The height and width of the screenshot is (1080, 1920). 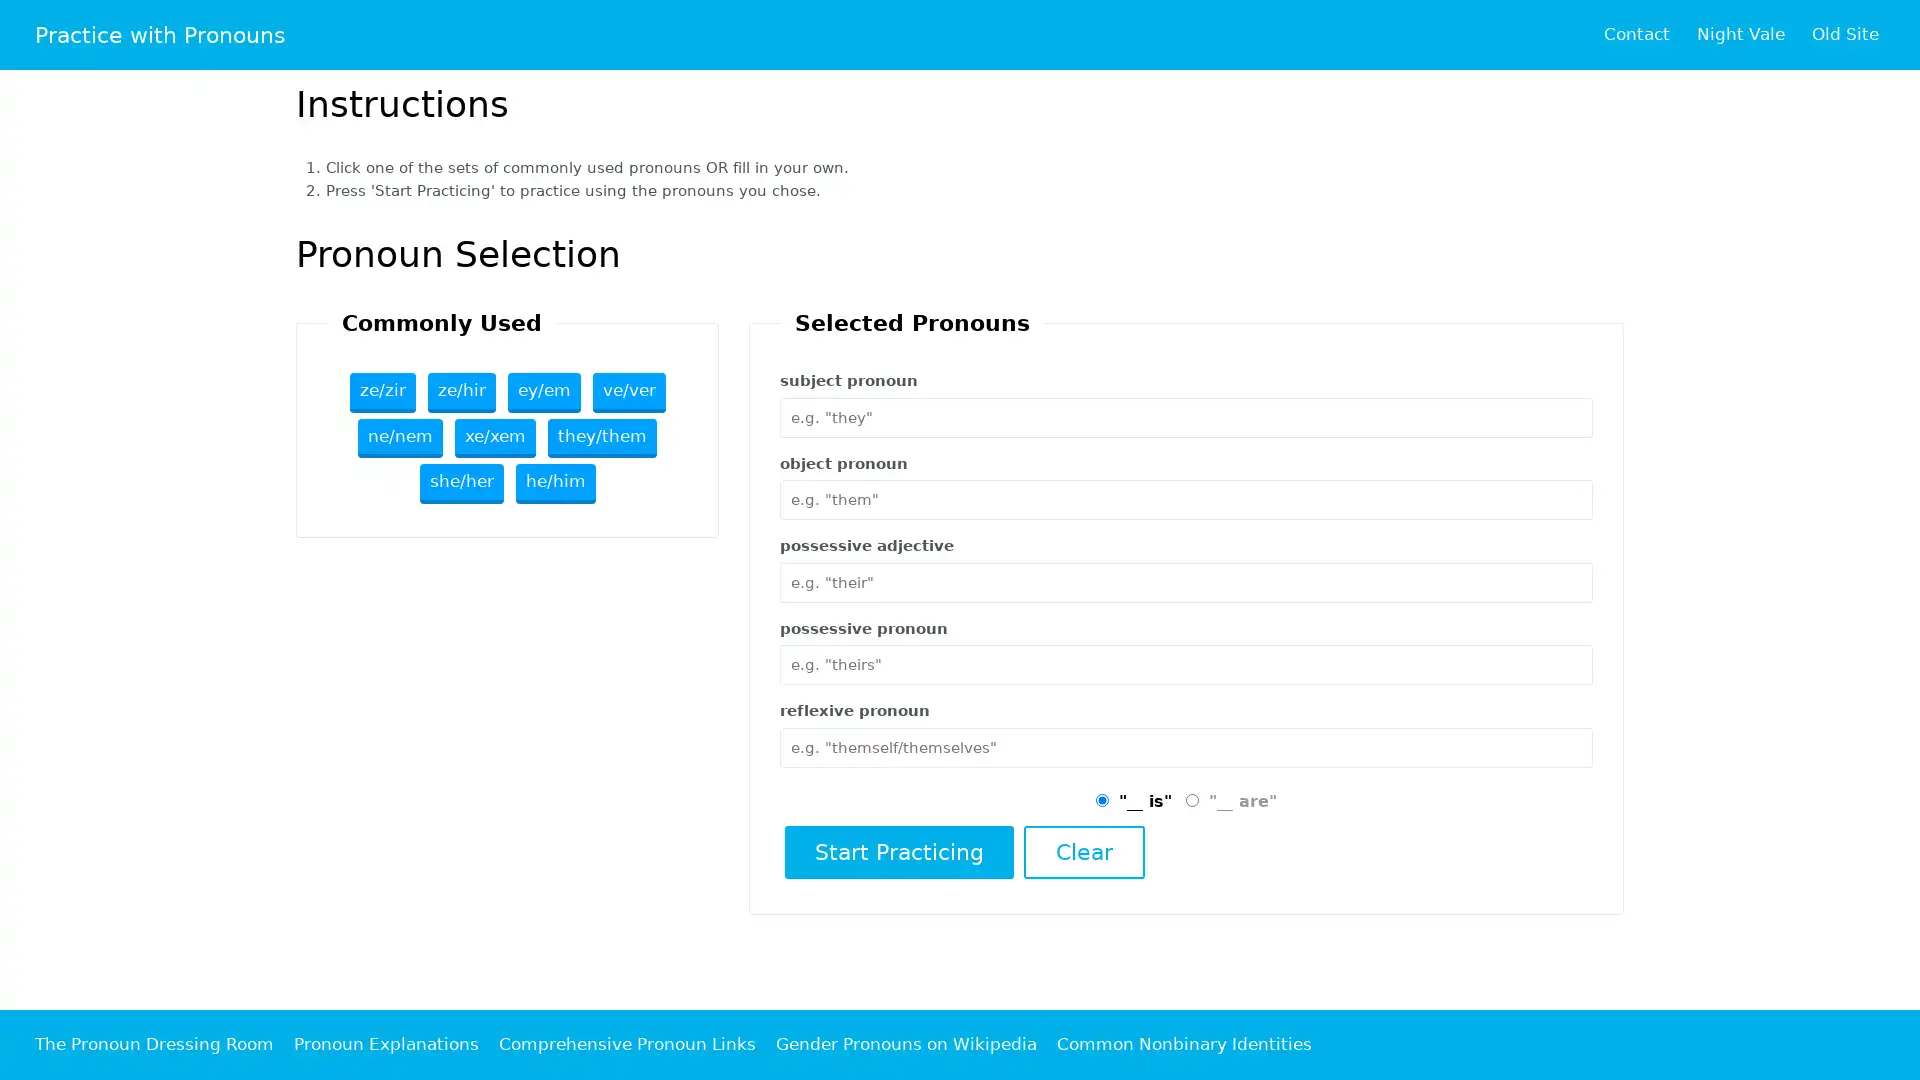 I want to click on ze/hir, so click(x=459, y=392).